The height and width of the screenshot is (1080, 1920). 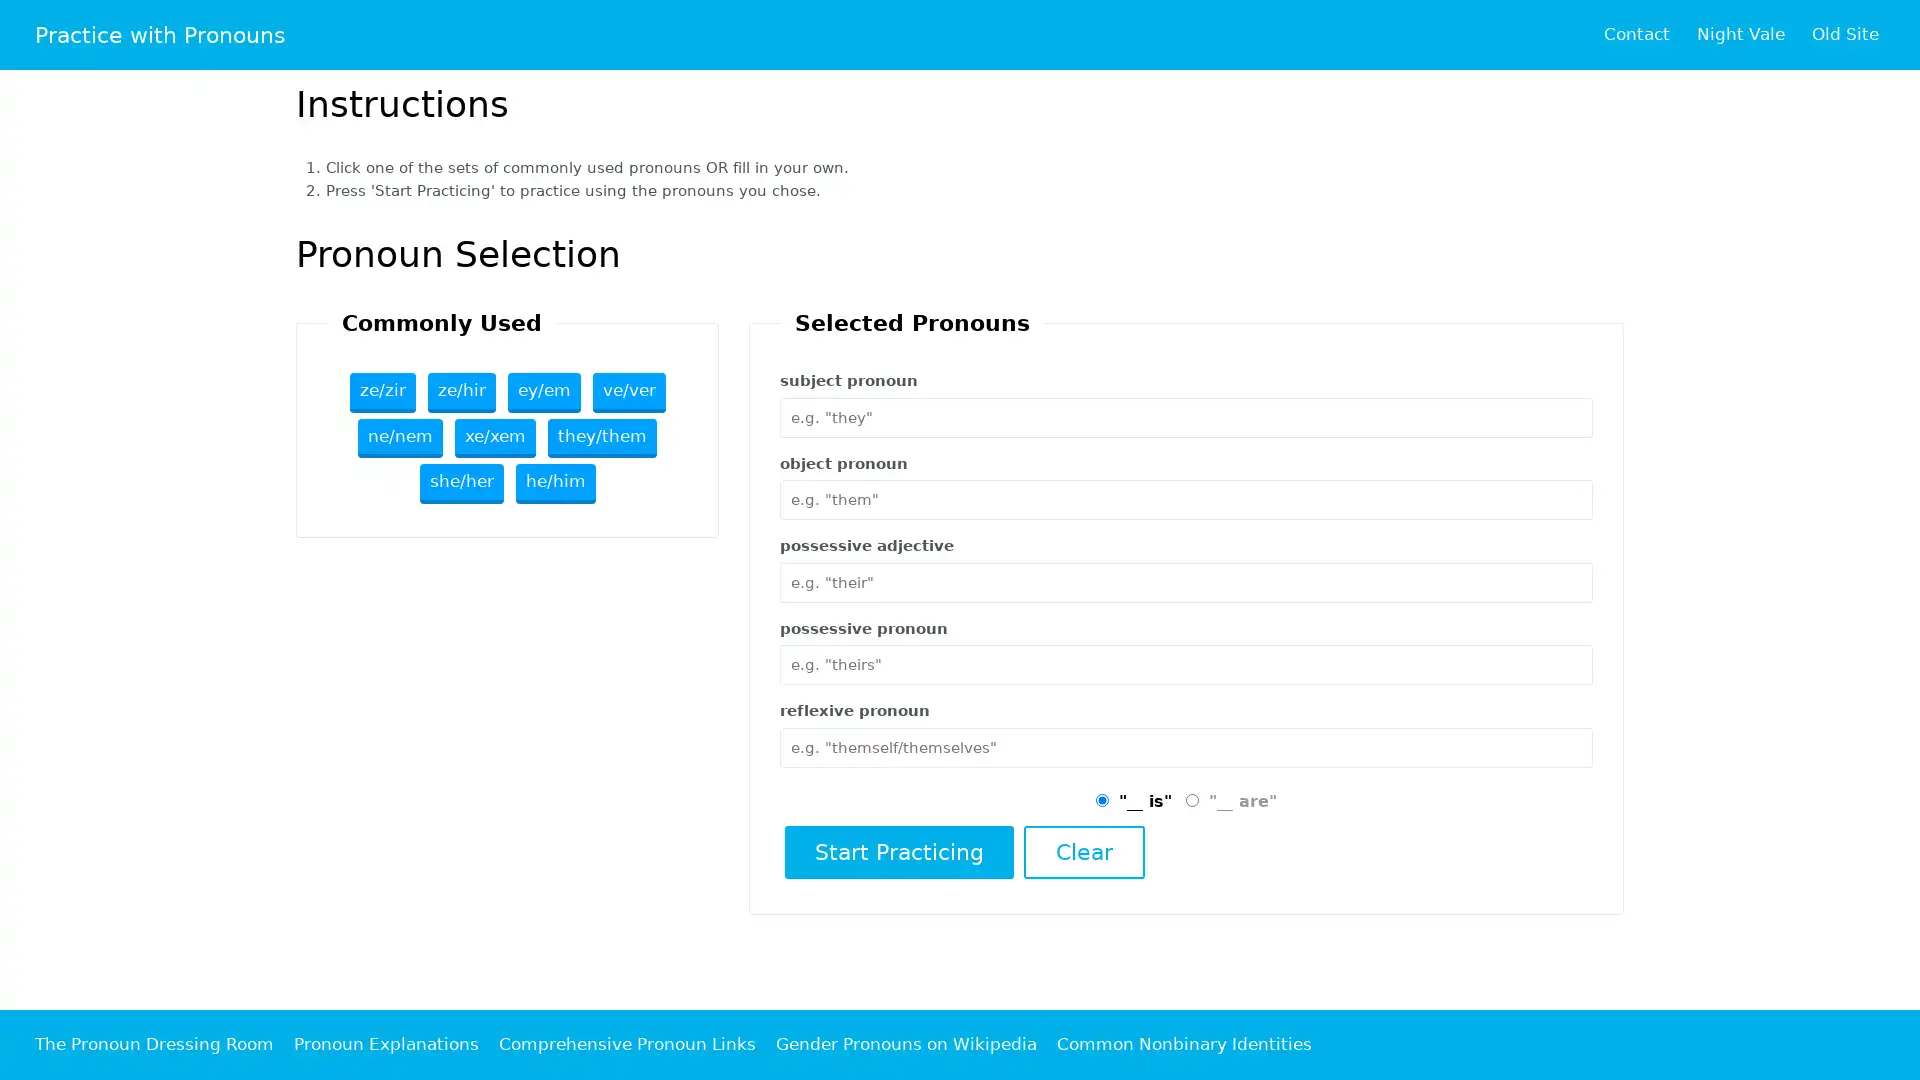 I want to click on ze/hir, so click(x=459, y=392).